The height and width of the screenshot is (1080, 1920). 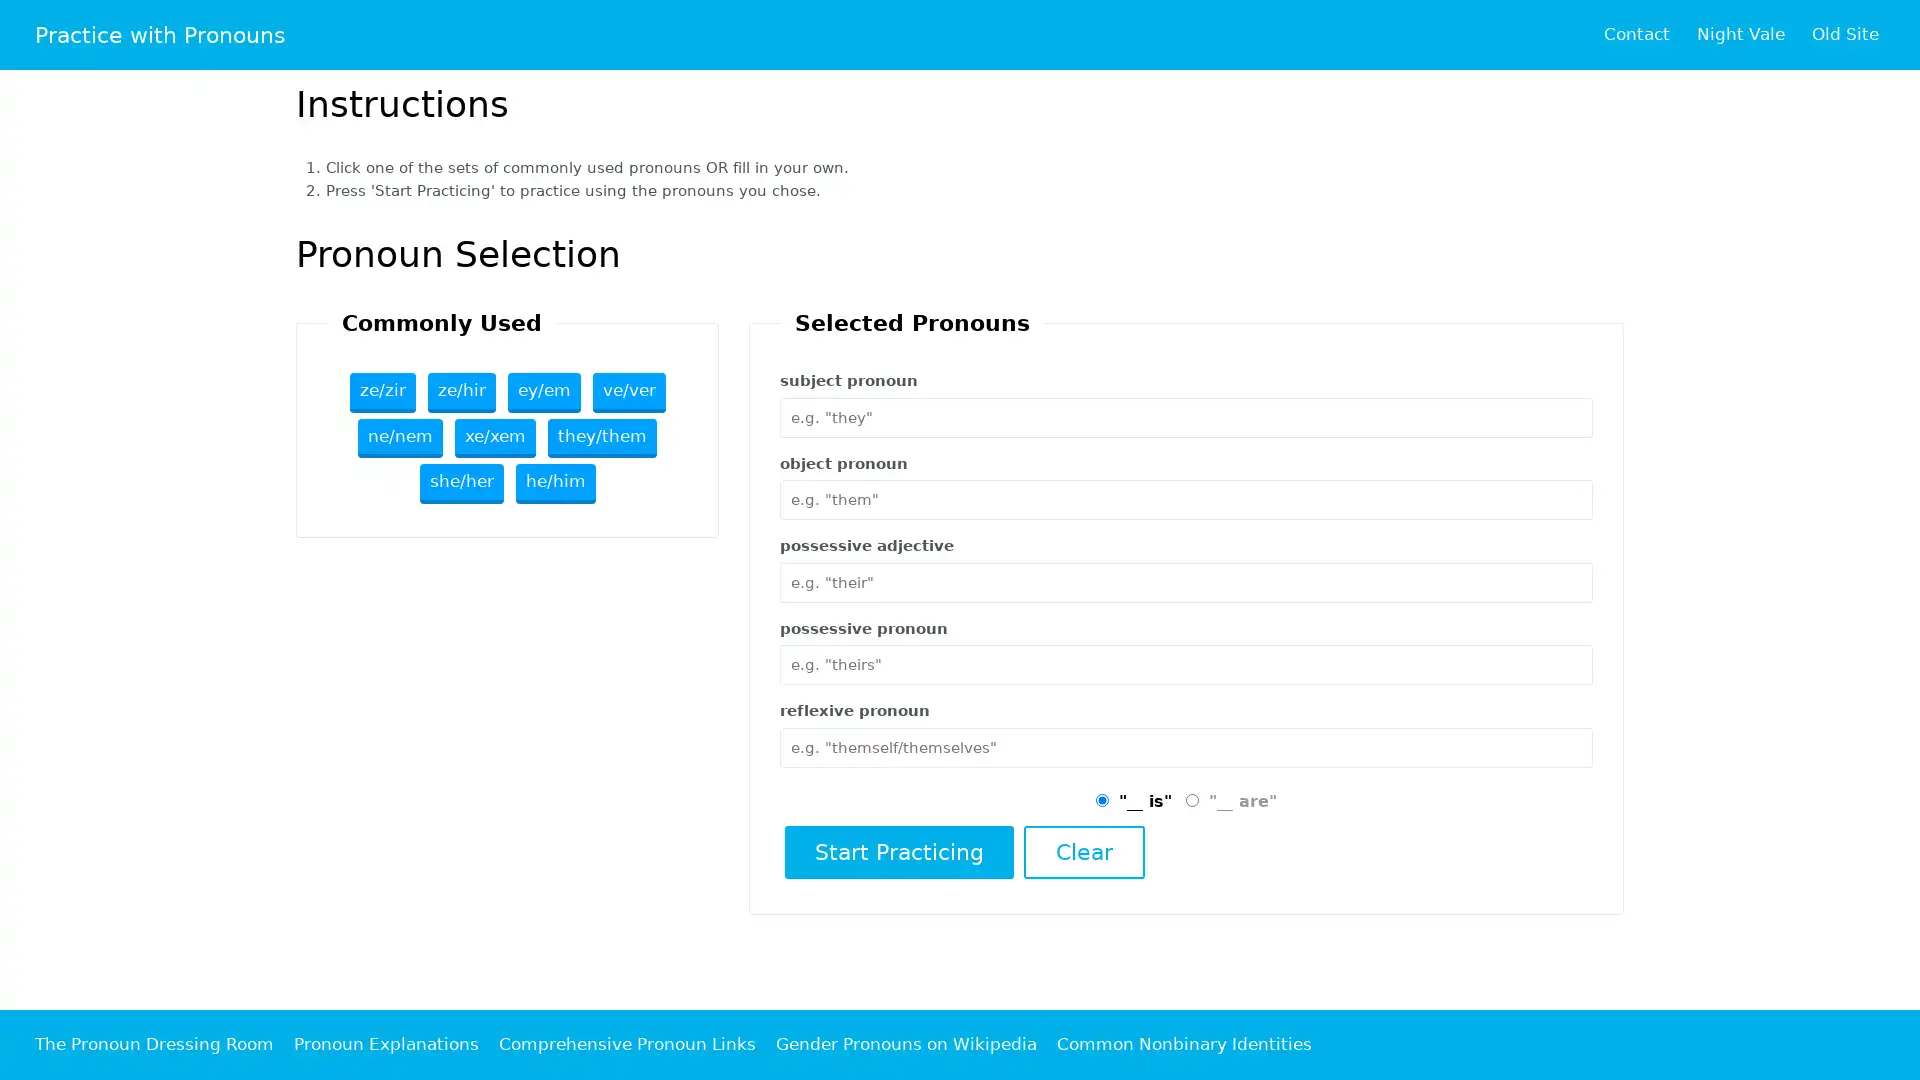 I want to click on ze/hir, so click(x=459, y=392).